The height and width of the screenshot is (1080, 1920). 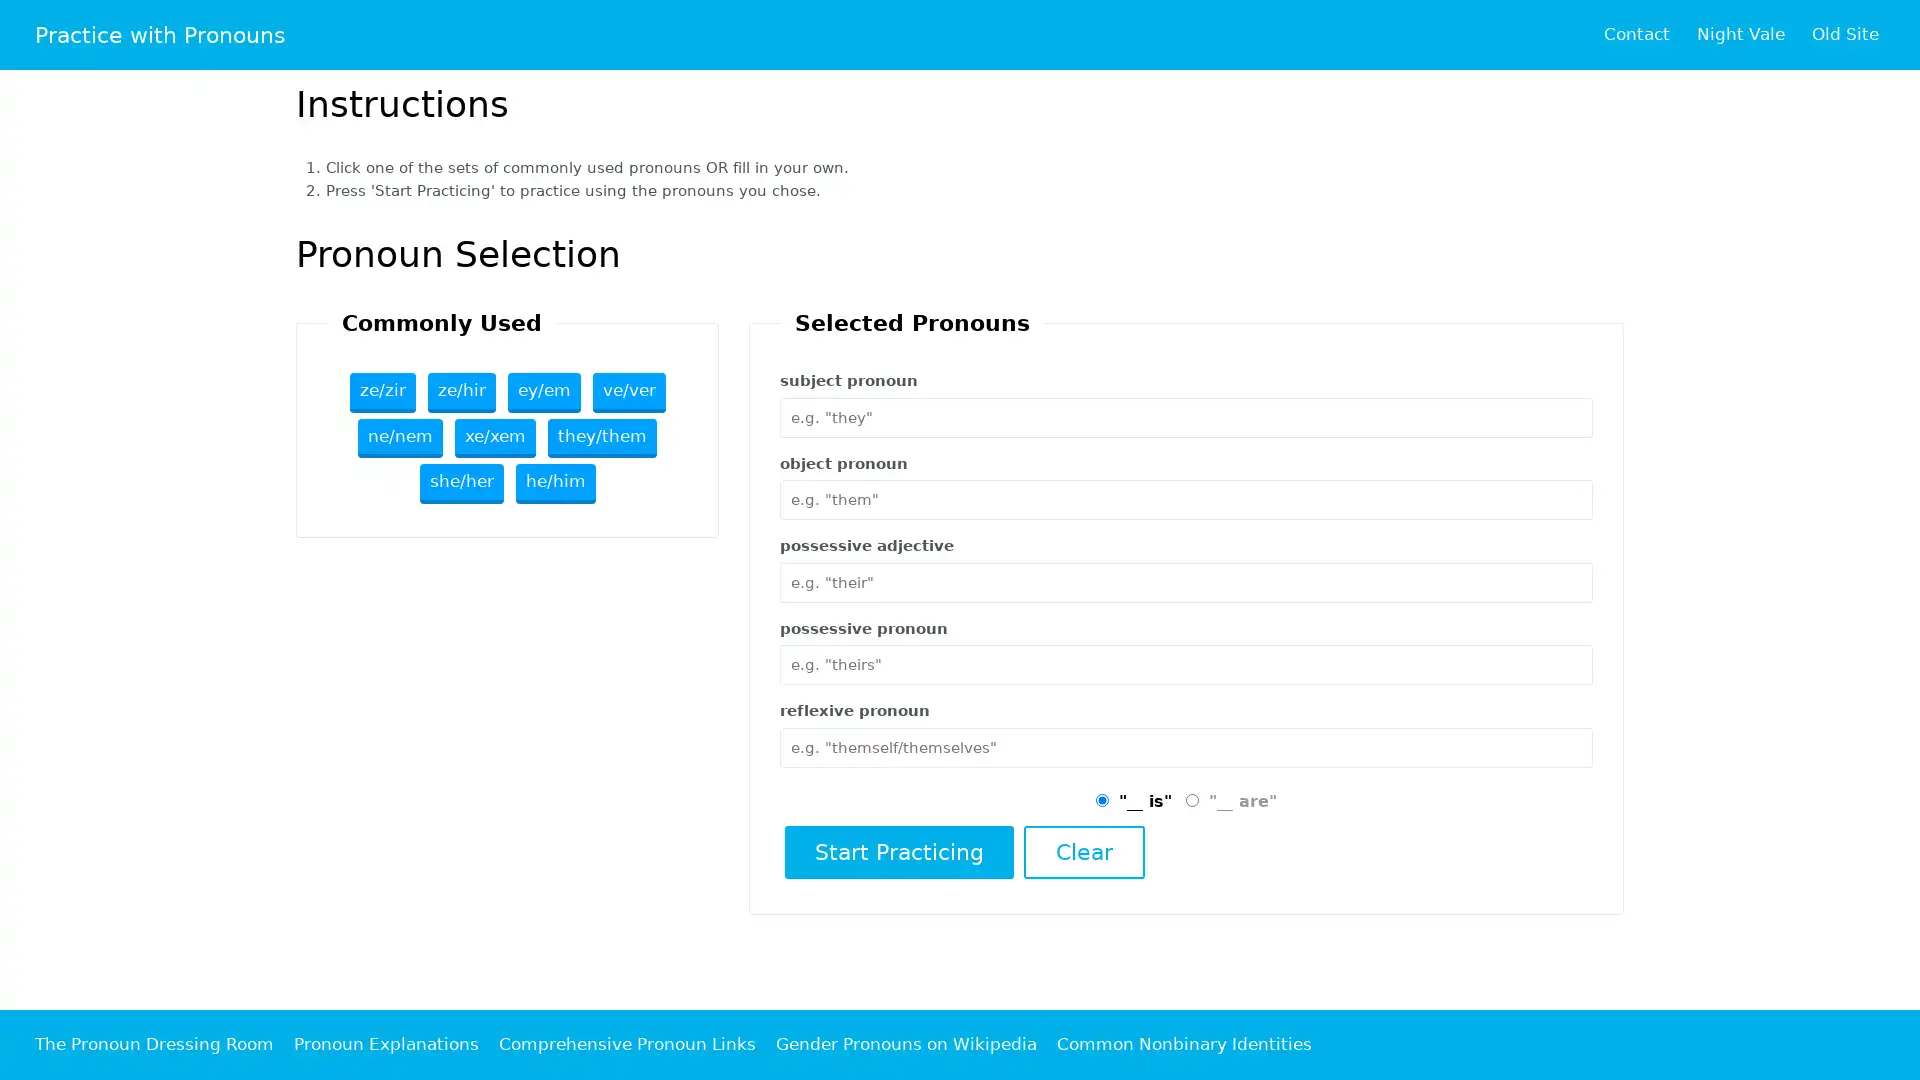 I want to click on ze/hir, so click(x=459, y=392).